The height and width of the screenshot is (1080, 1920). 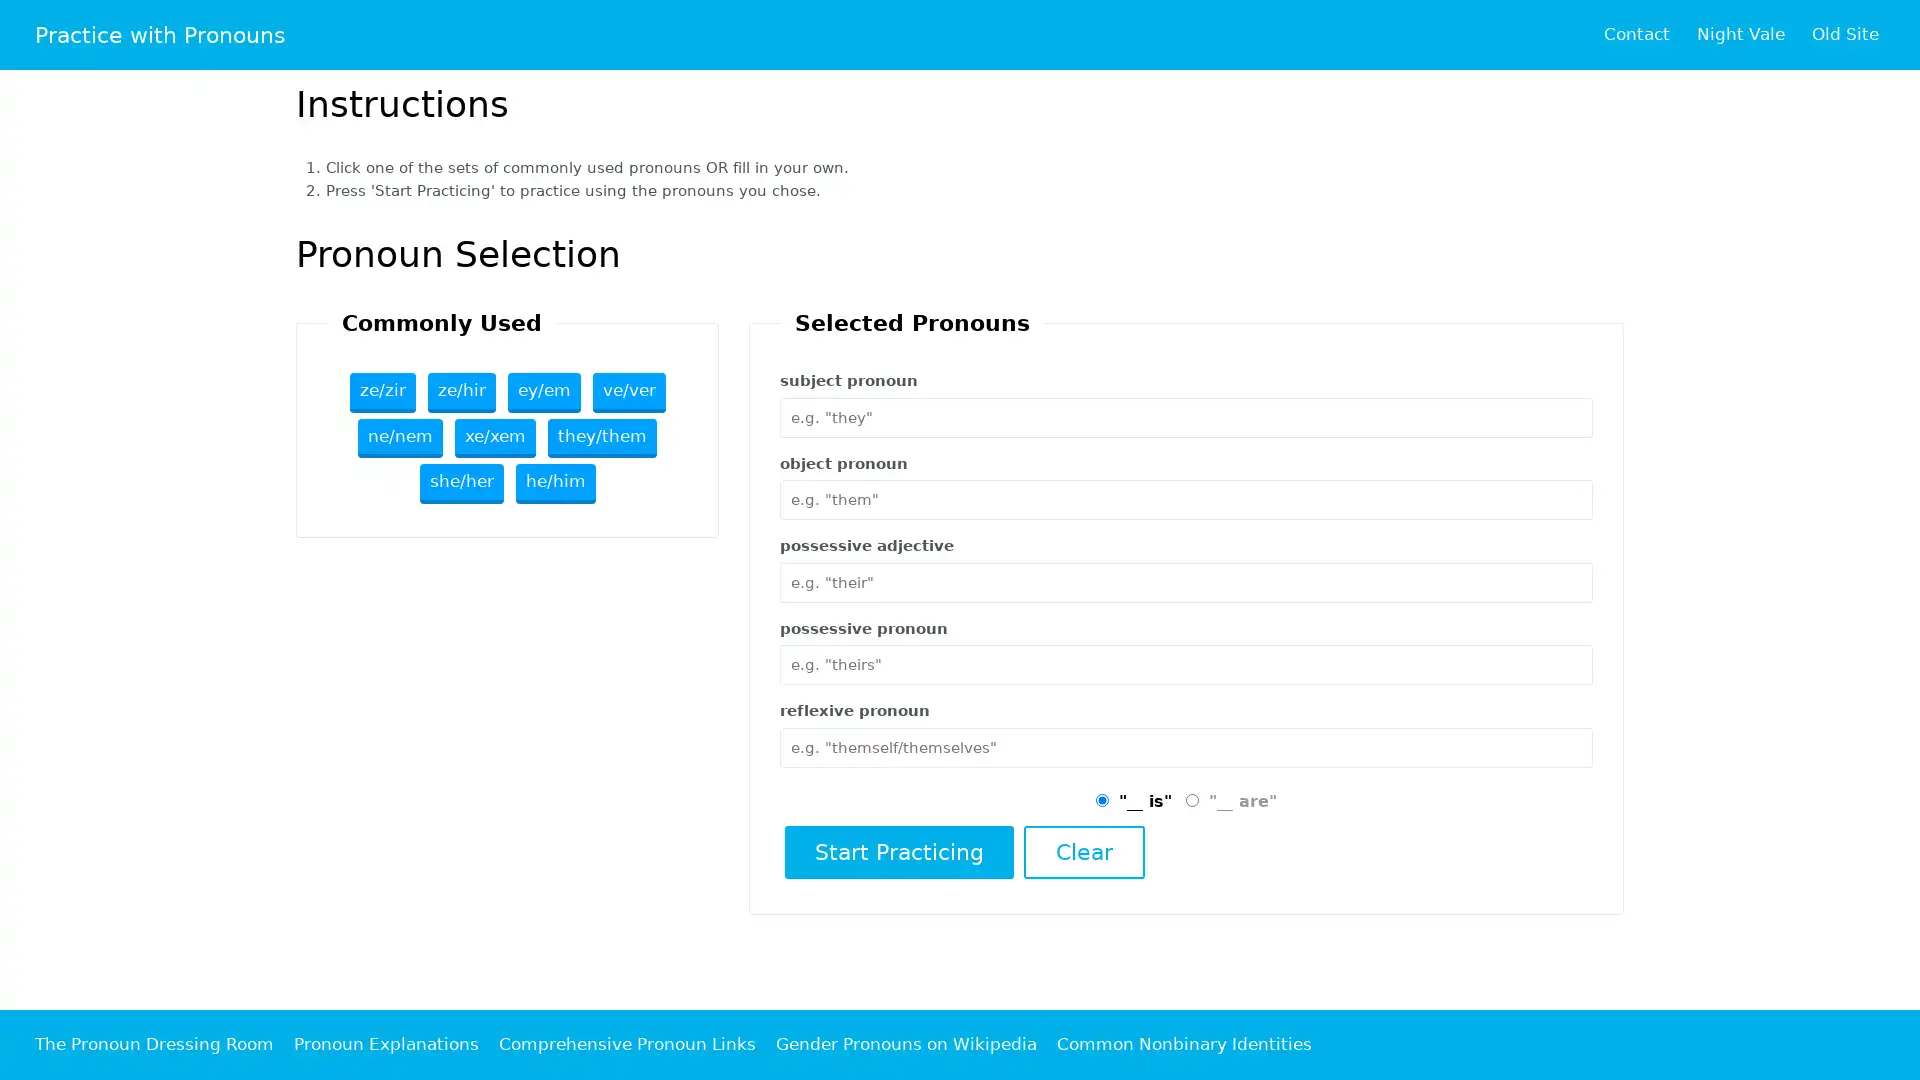 I want to click on ze/hir, so click(x=459, y=392).